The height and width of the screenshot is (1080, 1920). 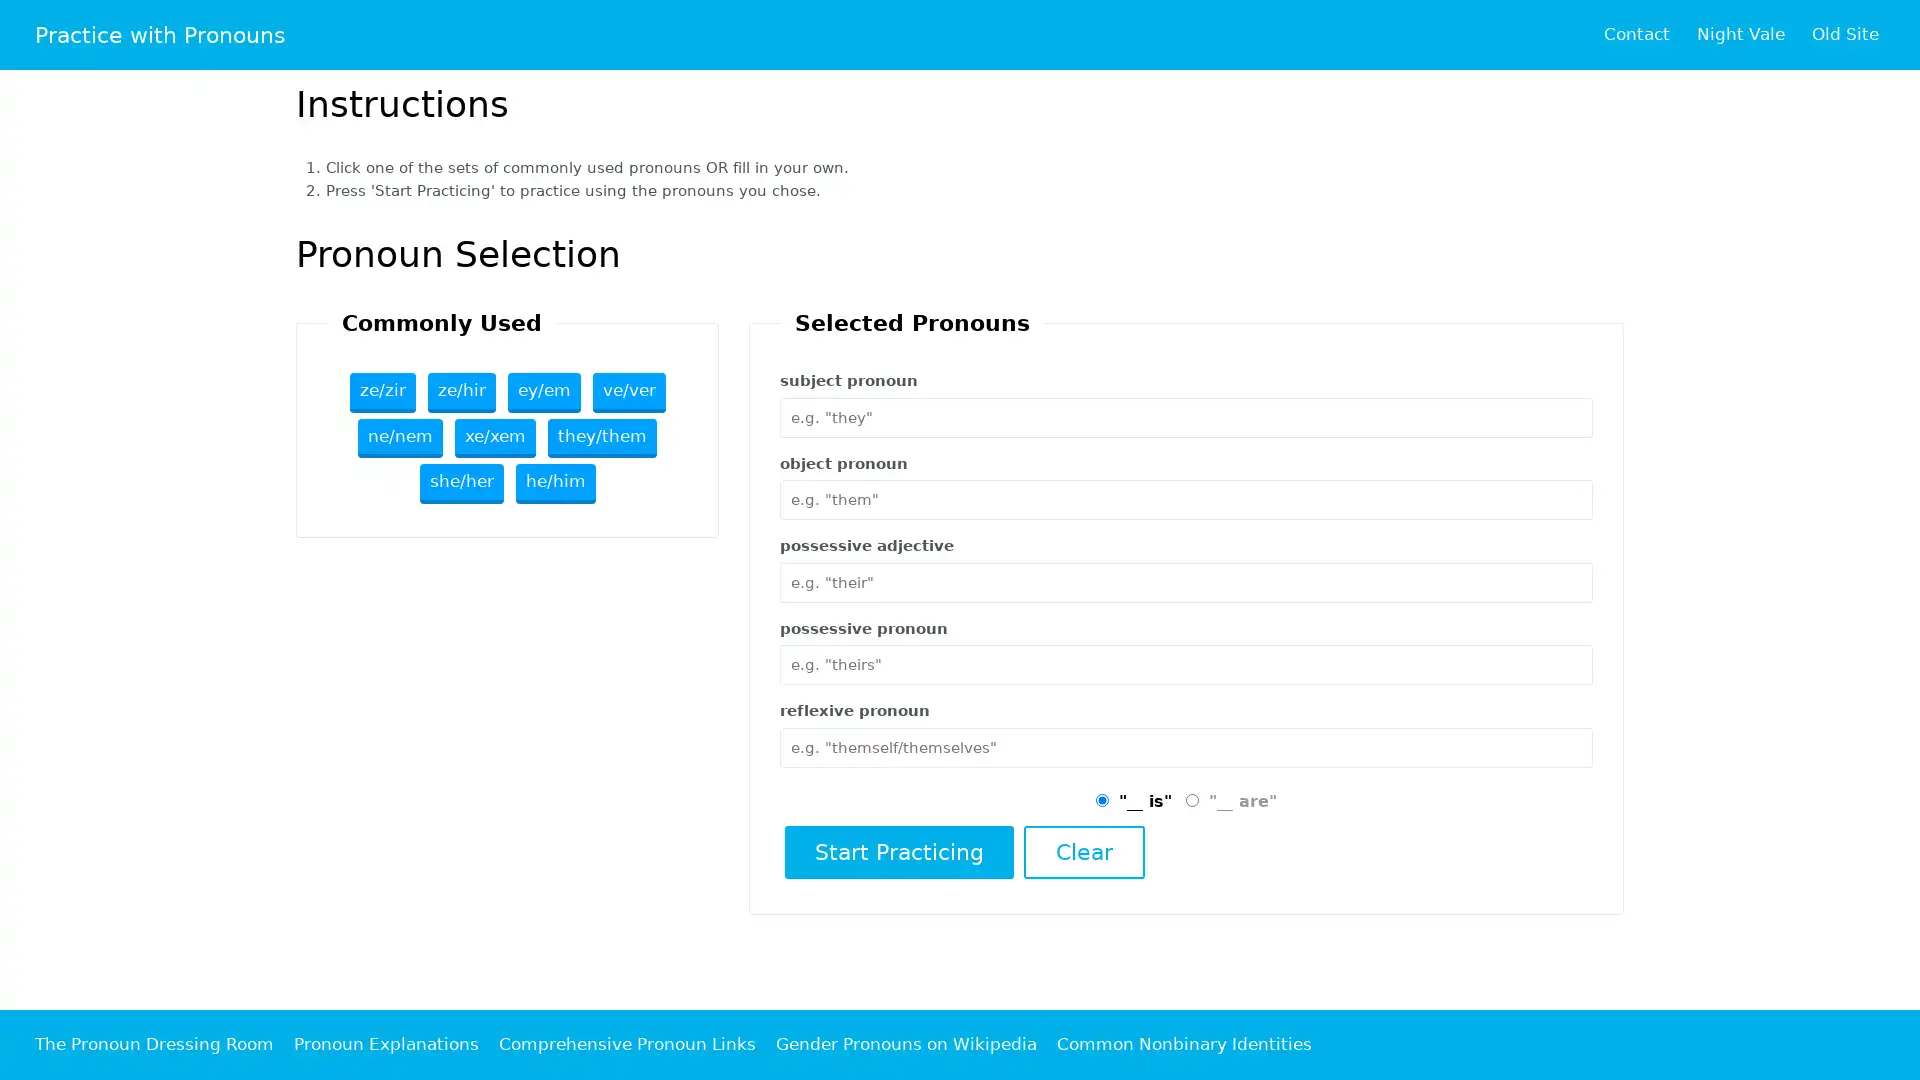 I want to click on ze/hir, so click(x=459, y=392).